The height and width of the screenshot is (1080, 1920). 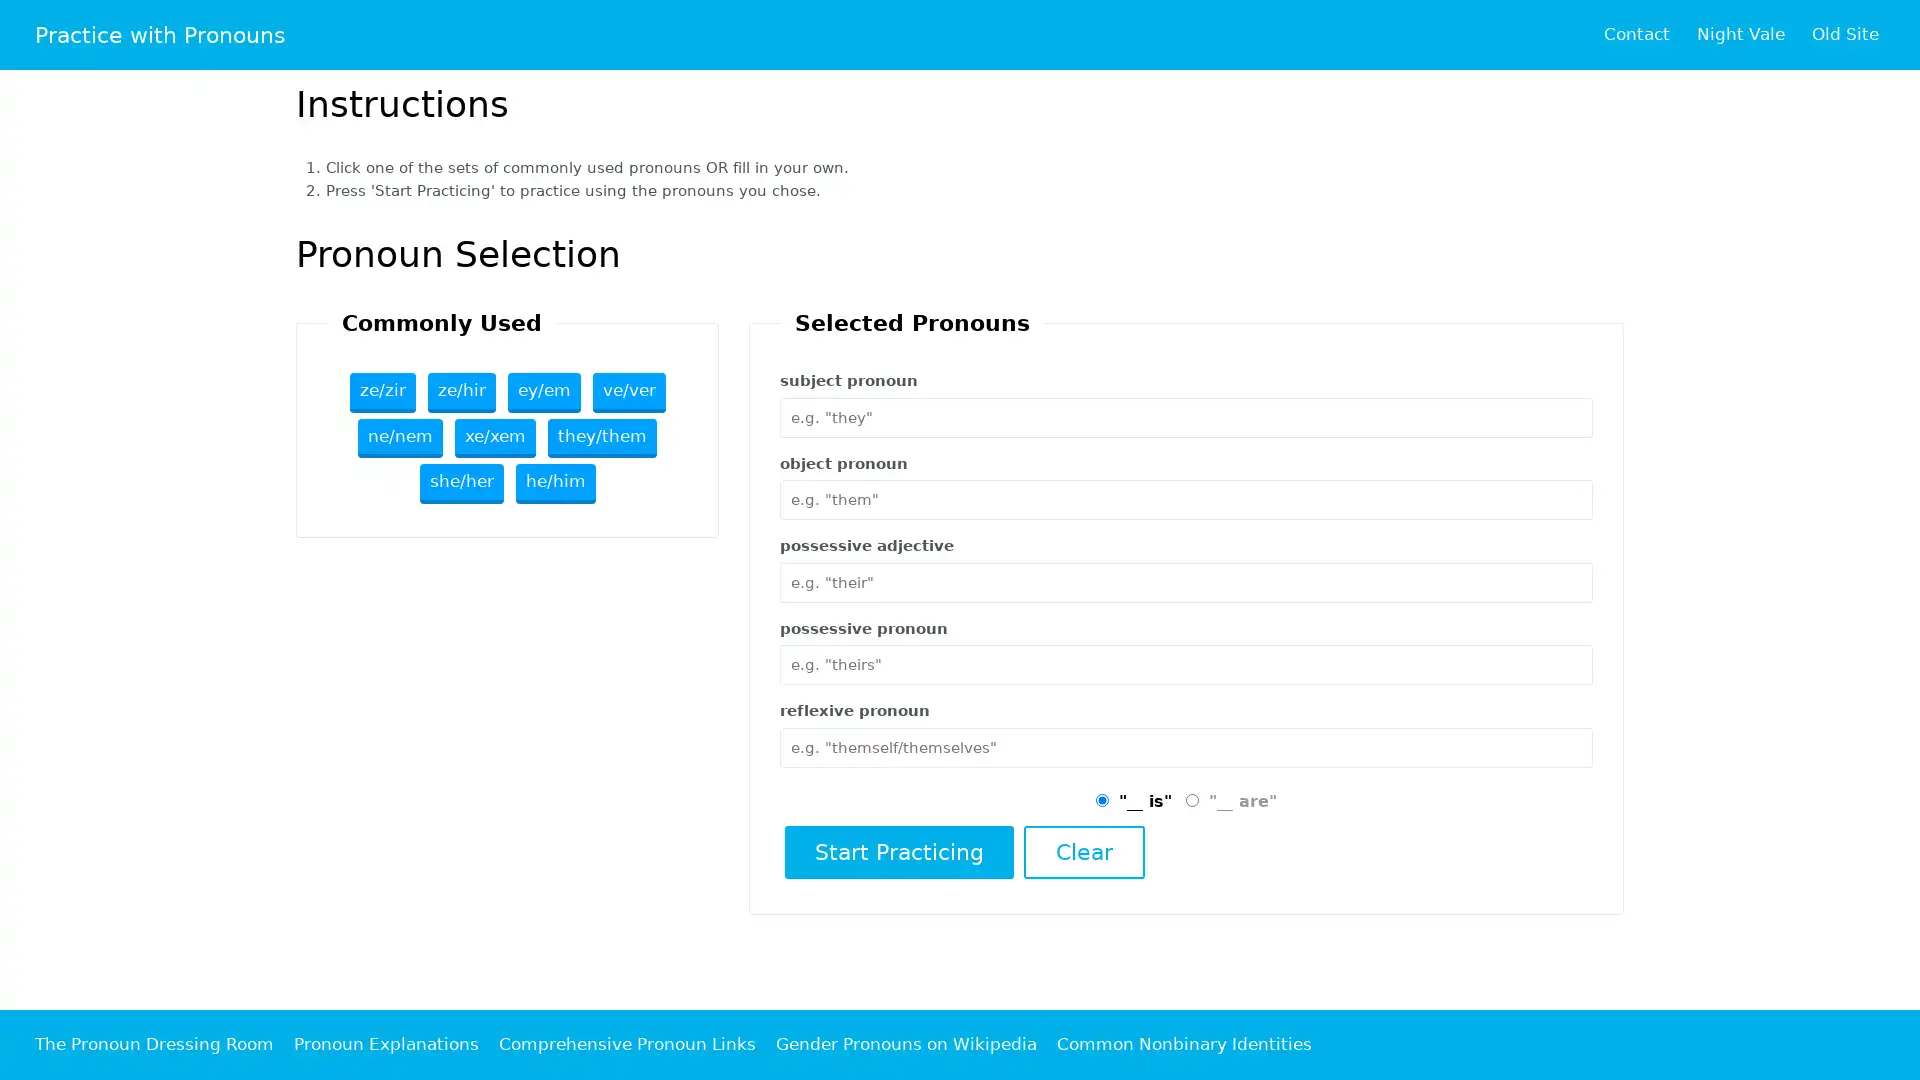 I want to click on ze/hir, so click(x=459, y=392).